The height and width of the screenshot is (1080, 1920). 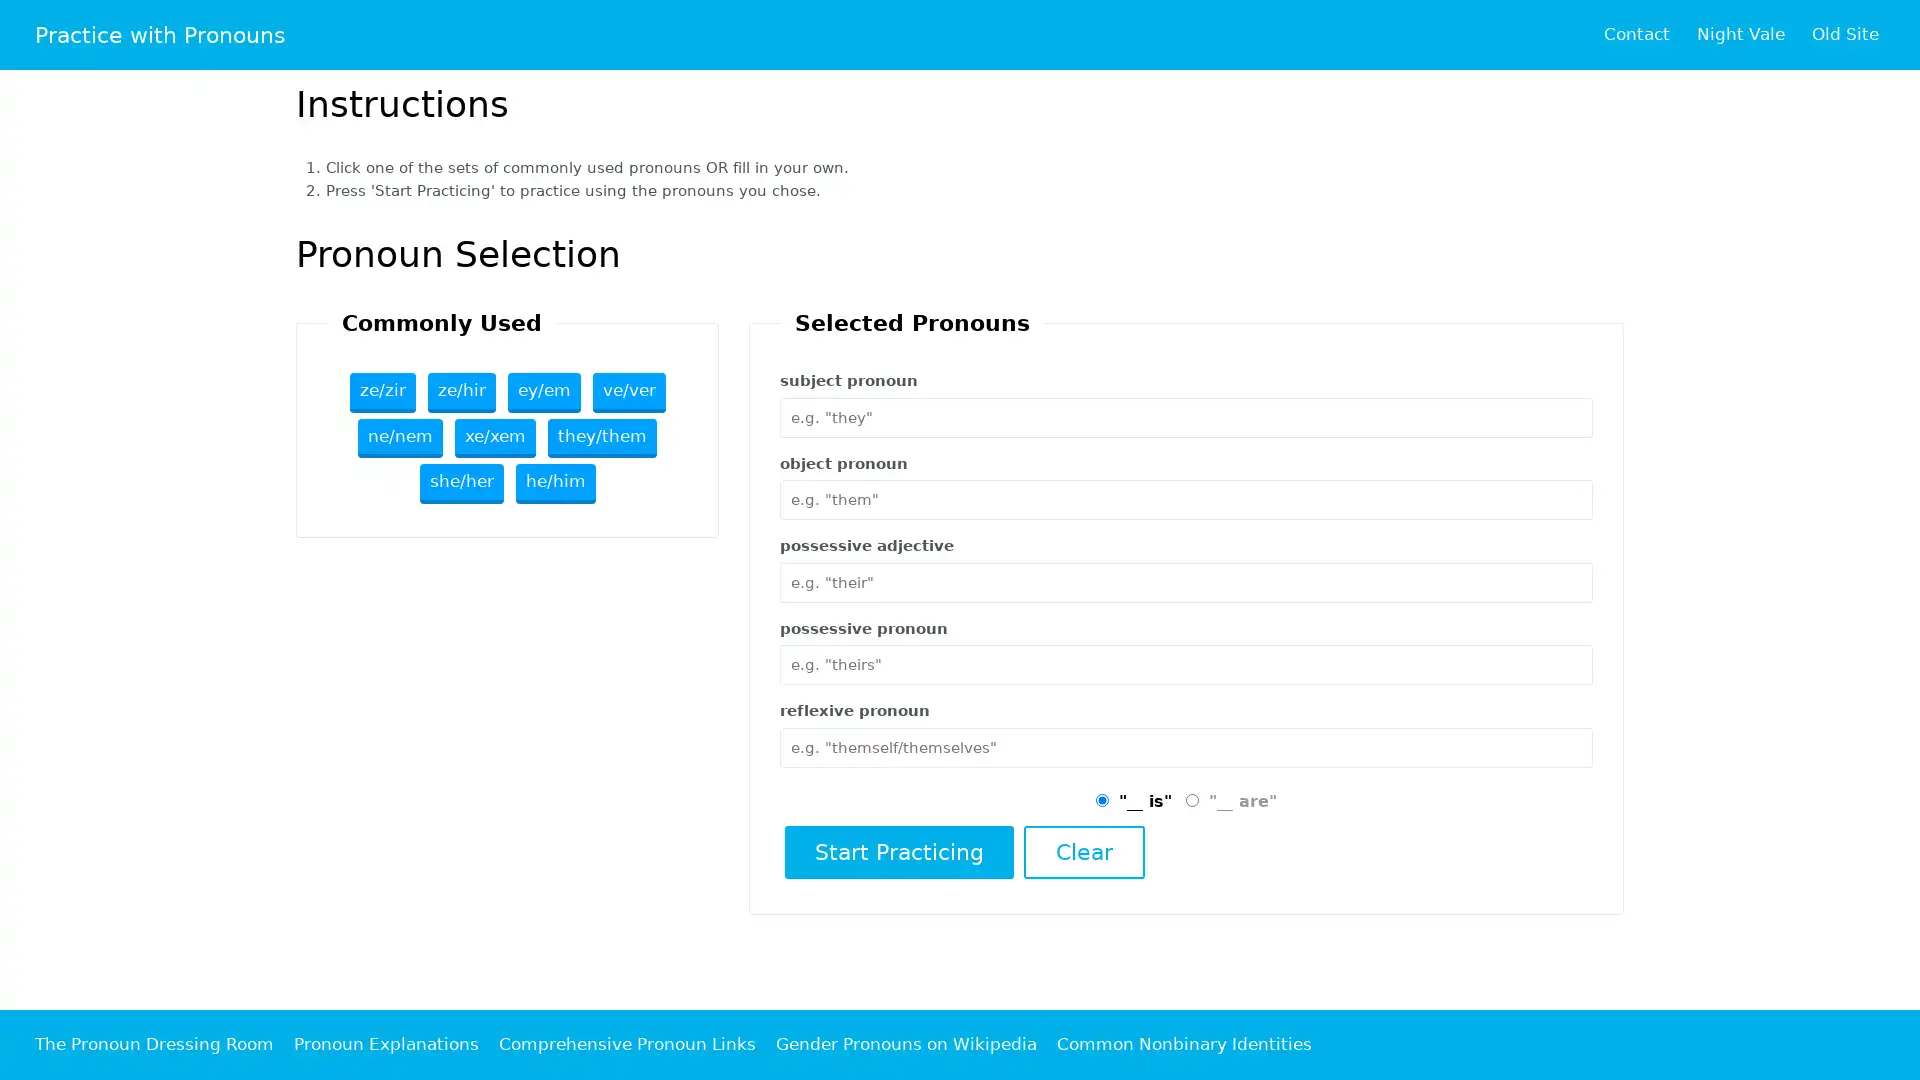 I want to click on ze/hir, so click(x=459, y=392).